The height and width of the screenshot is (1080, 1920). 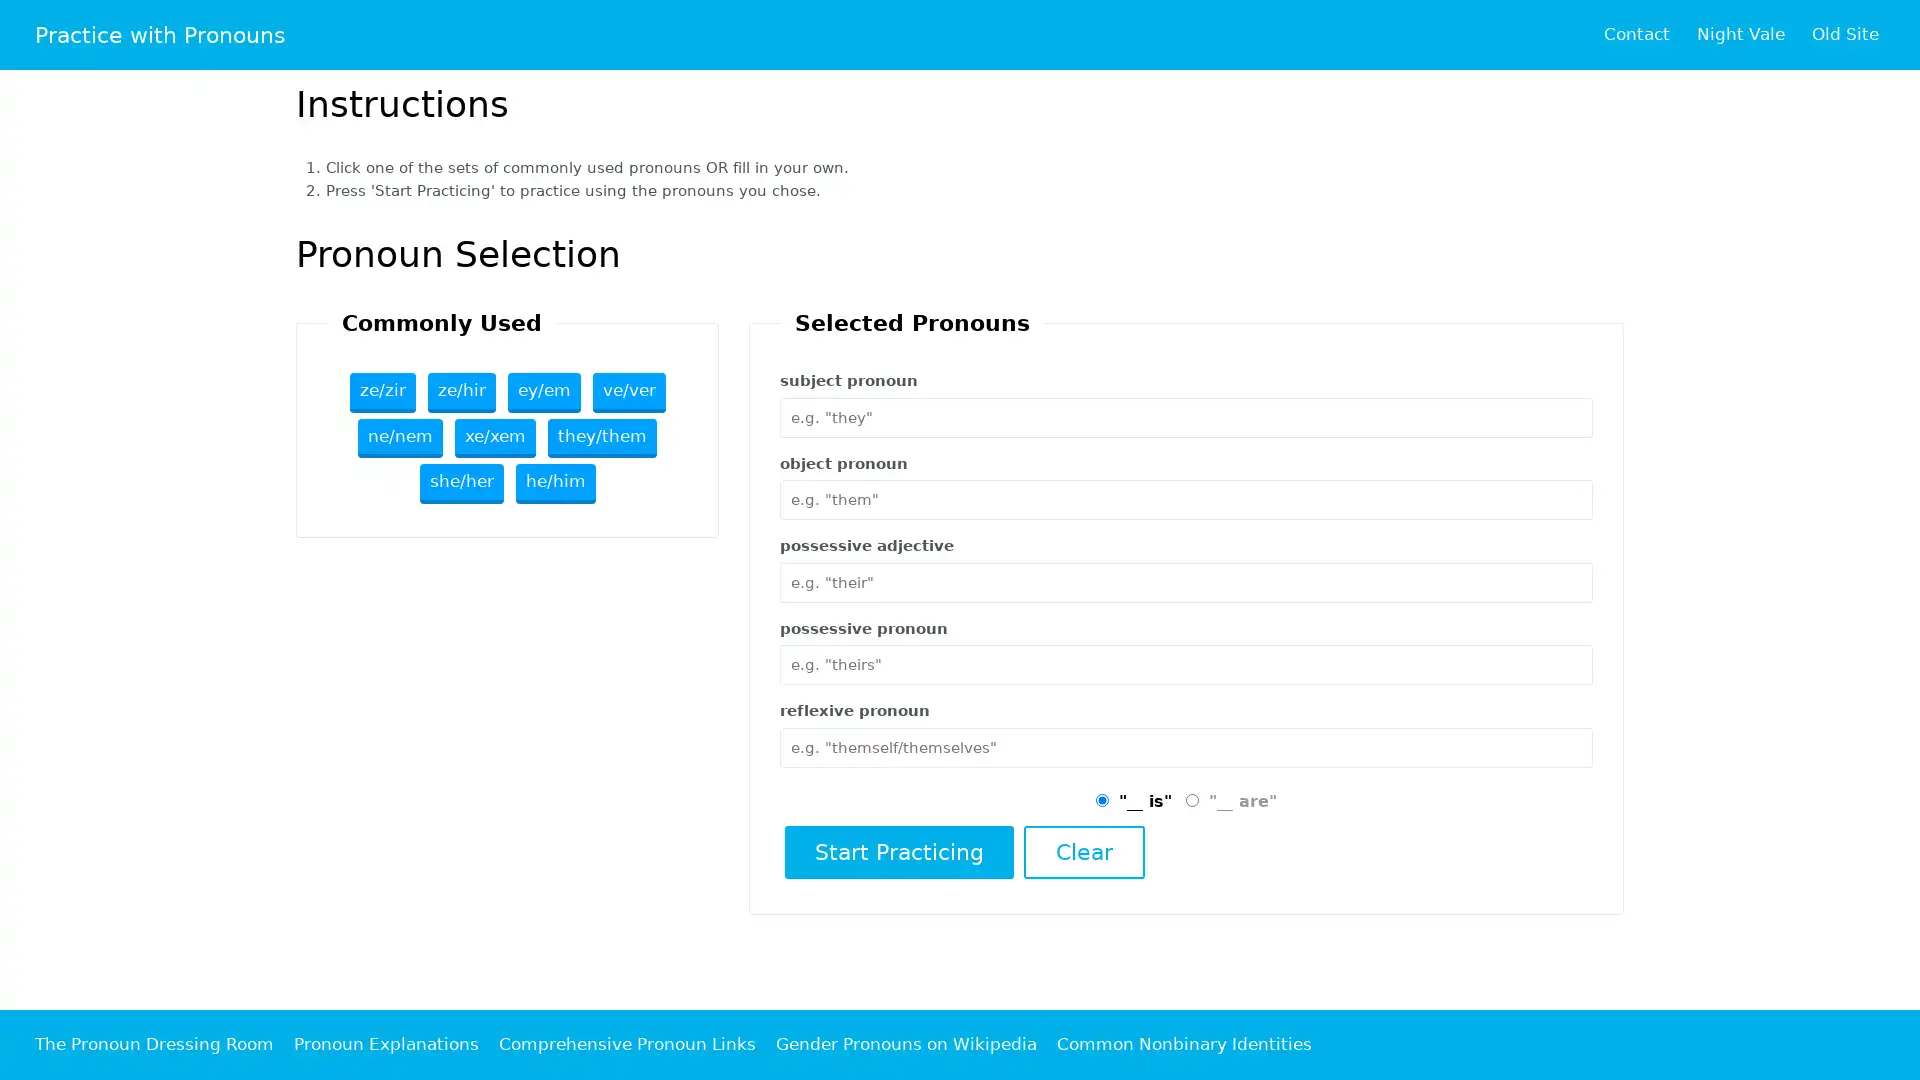 I want to click on ze/hir, so click(x=459, y=392).